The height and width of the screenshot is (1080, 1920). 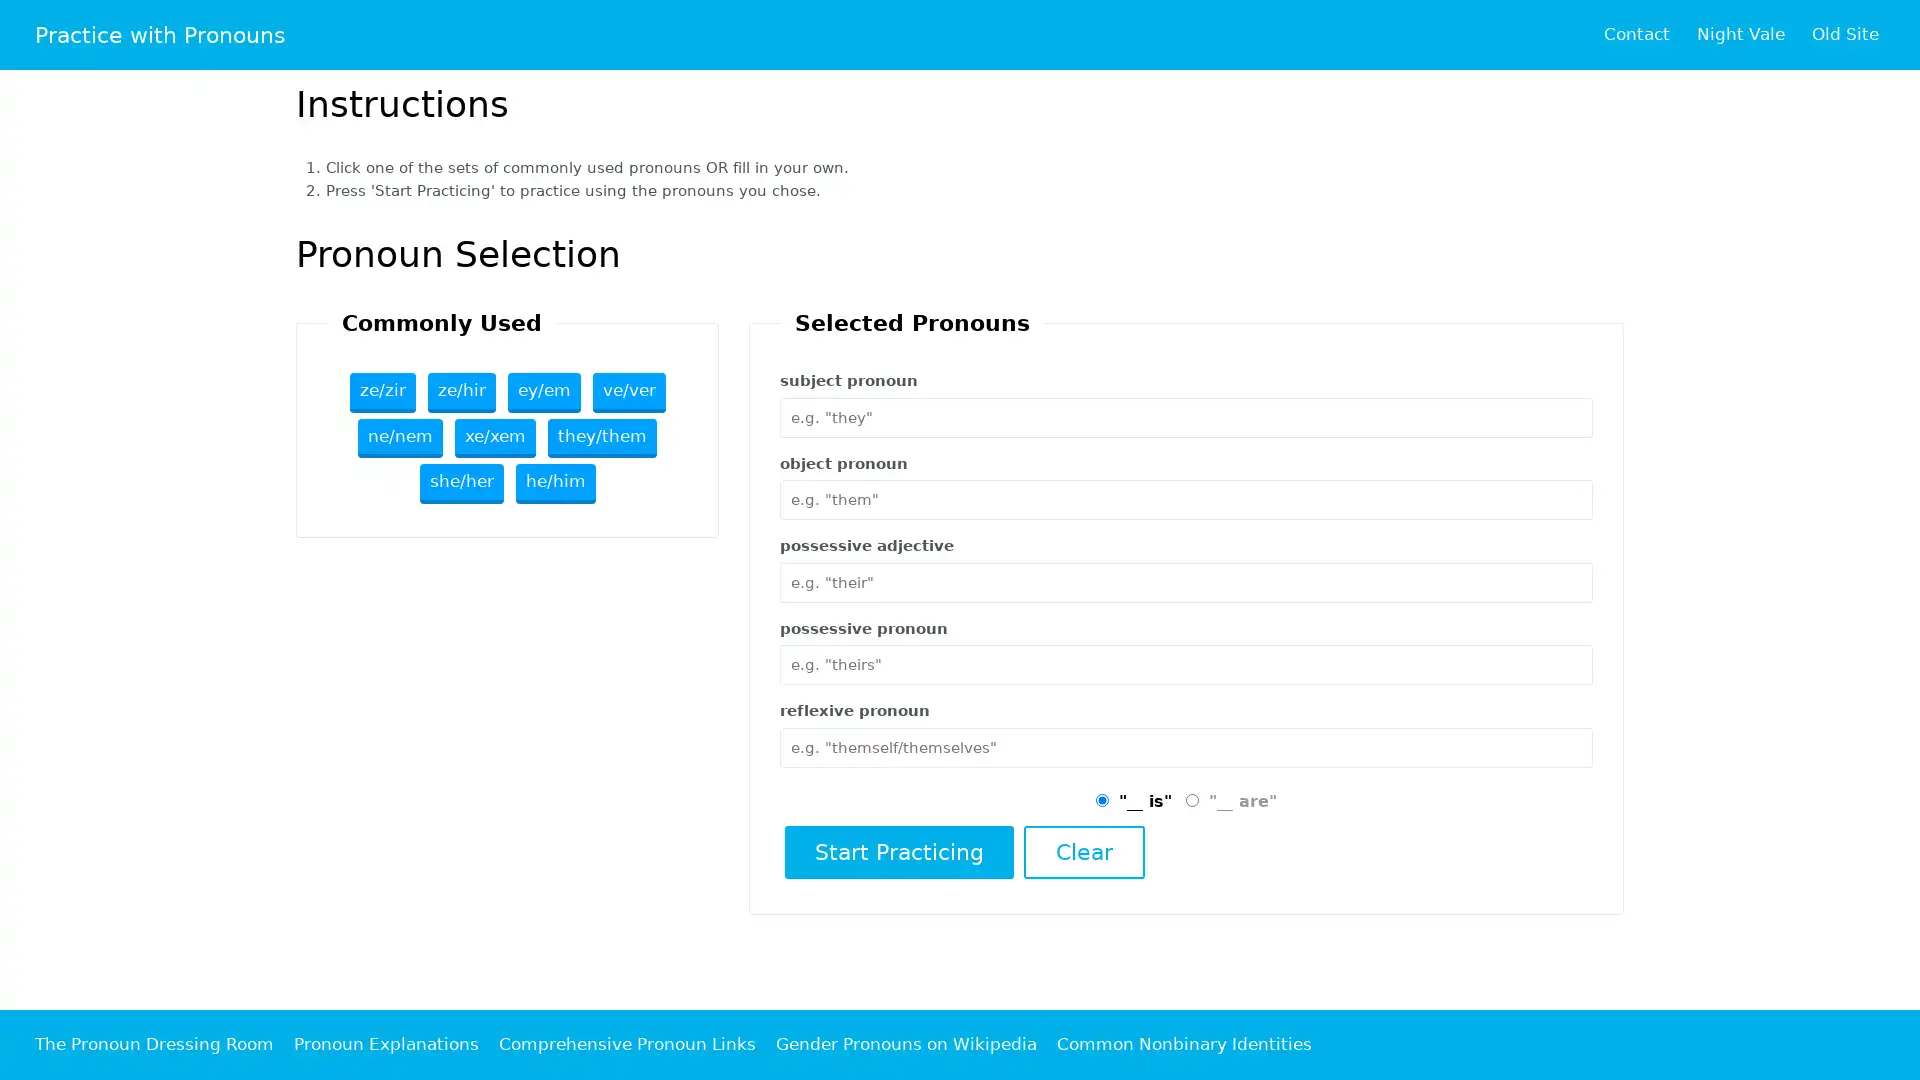 I want to click on ze/hir, so click(x=459, y=392).